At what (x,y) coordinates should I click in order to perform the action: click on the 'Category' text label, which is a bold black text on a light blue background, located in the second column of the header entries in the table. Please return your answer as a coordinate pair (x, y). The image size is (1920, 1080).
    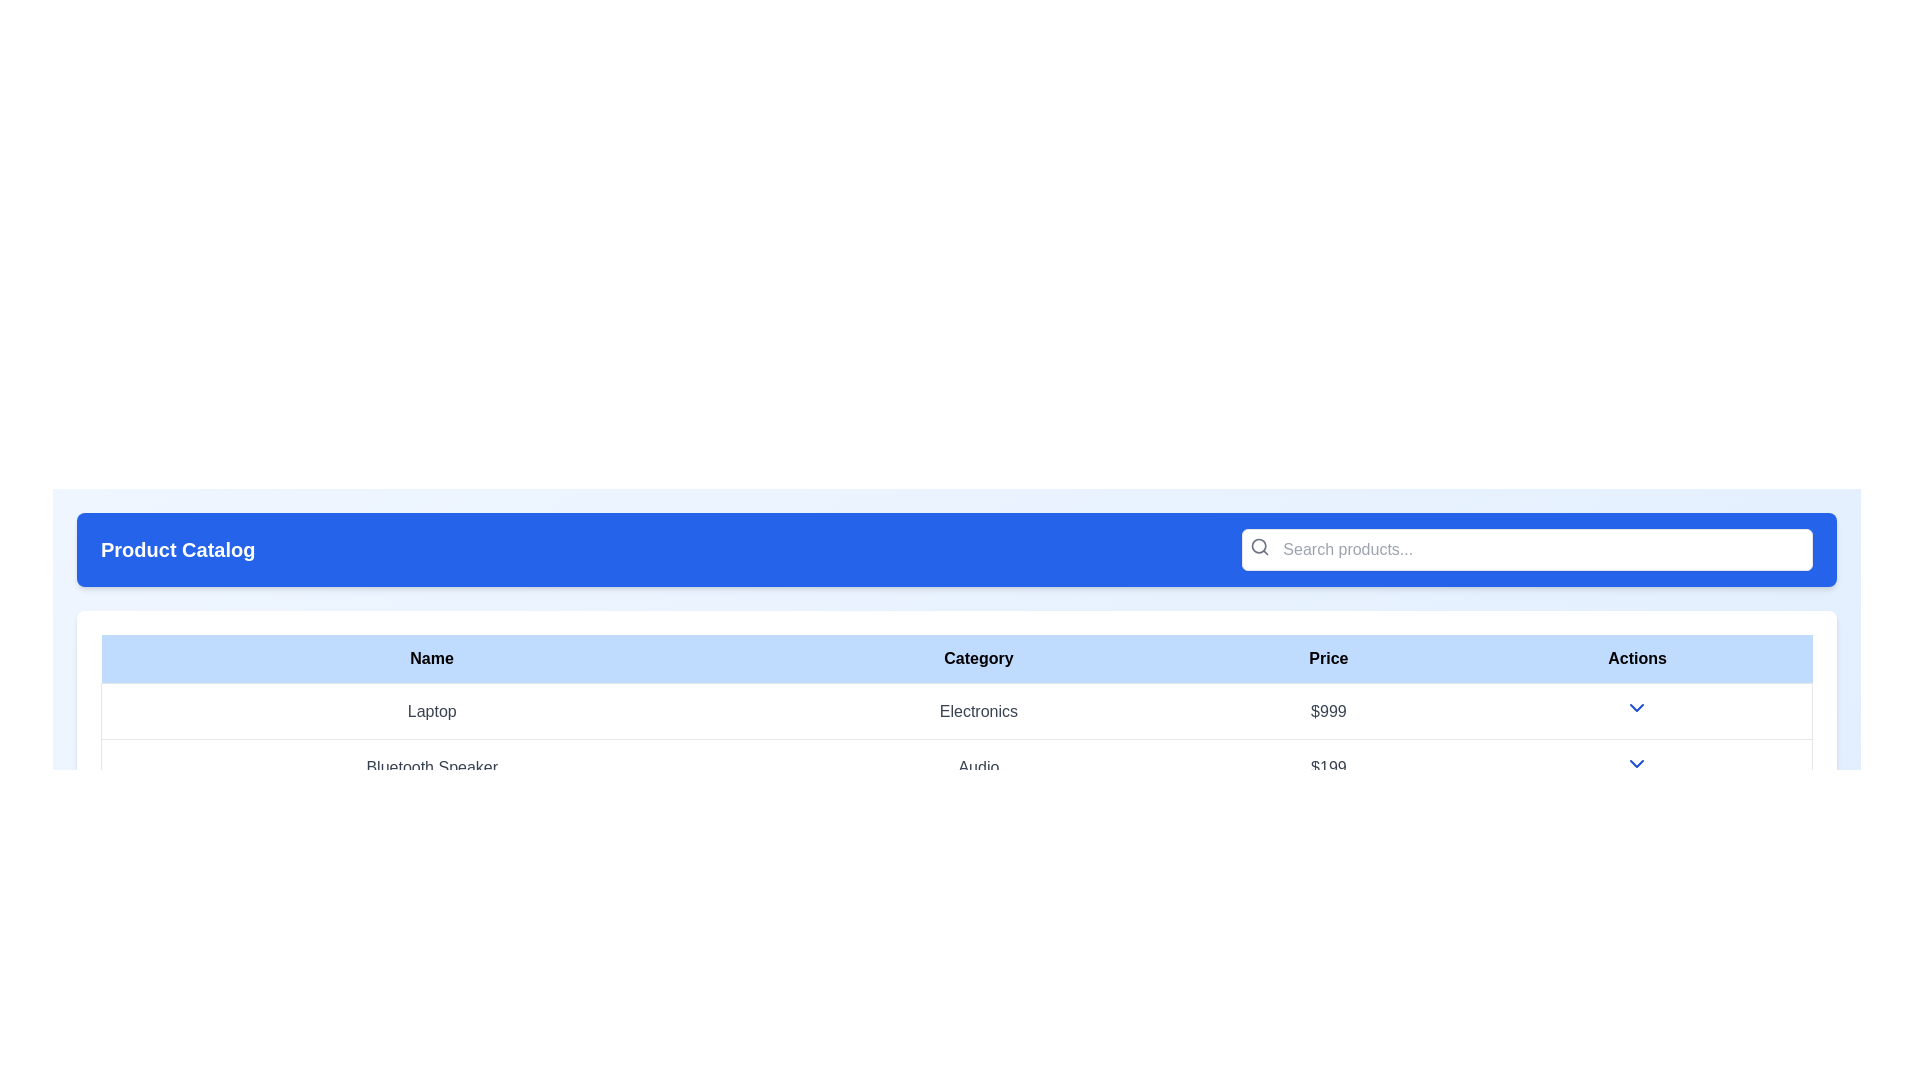
    Looking at the image, I should click on (978, 659).